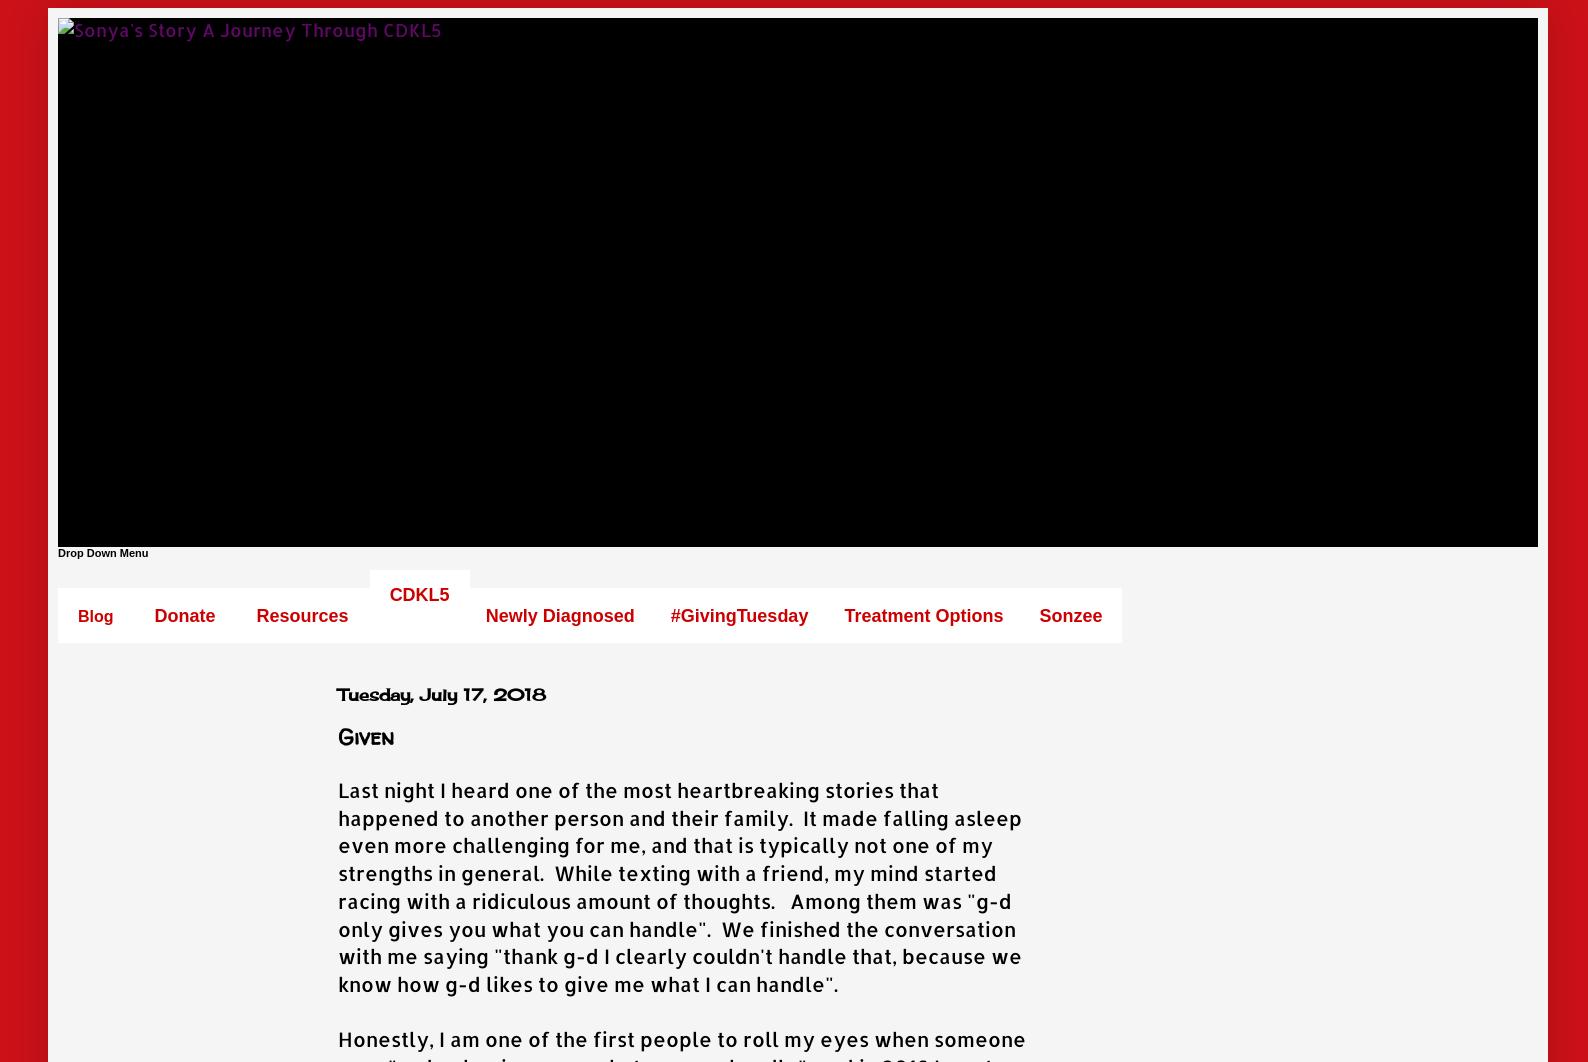 The image size is (1588, 1062). I want to click on 'Tuesday, July 17, 2018', so click(441, 694).